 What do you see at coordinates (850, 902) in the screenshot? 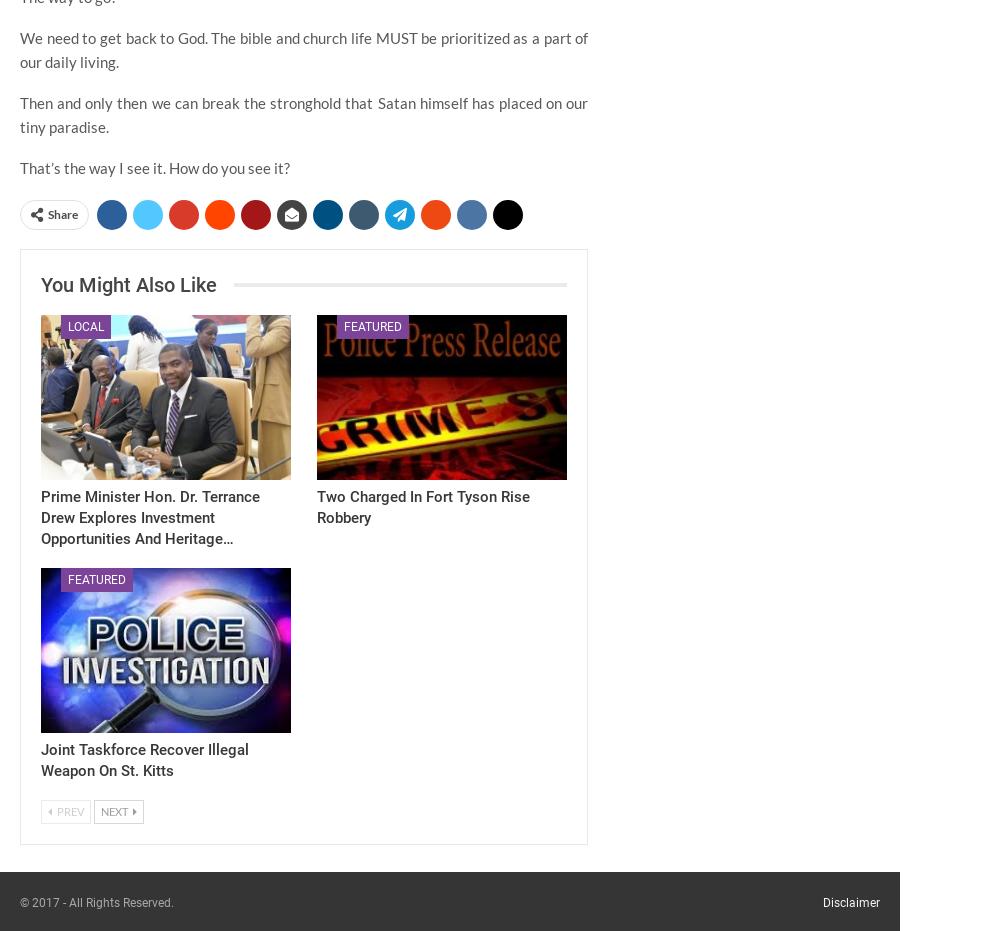
I see `'Disclaimer'` at bounding box center [850, 902].